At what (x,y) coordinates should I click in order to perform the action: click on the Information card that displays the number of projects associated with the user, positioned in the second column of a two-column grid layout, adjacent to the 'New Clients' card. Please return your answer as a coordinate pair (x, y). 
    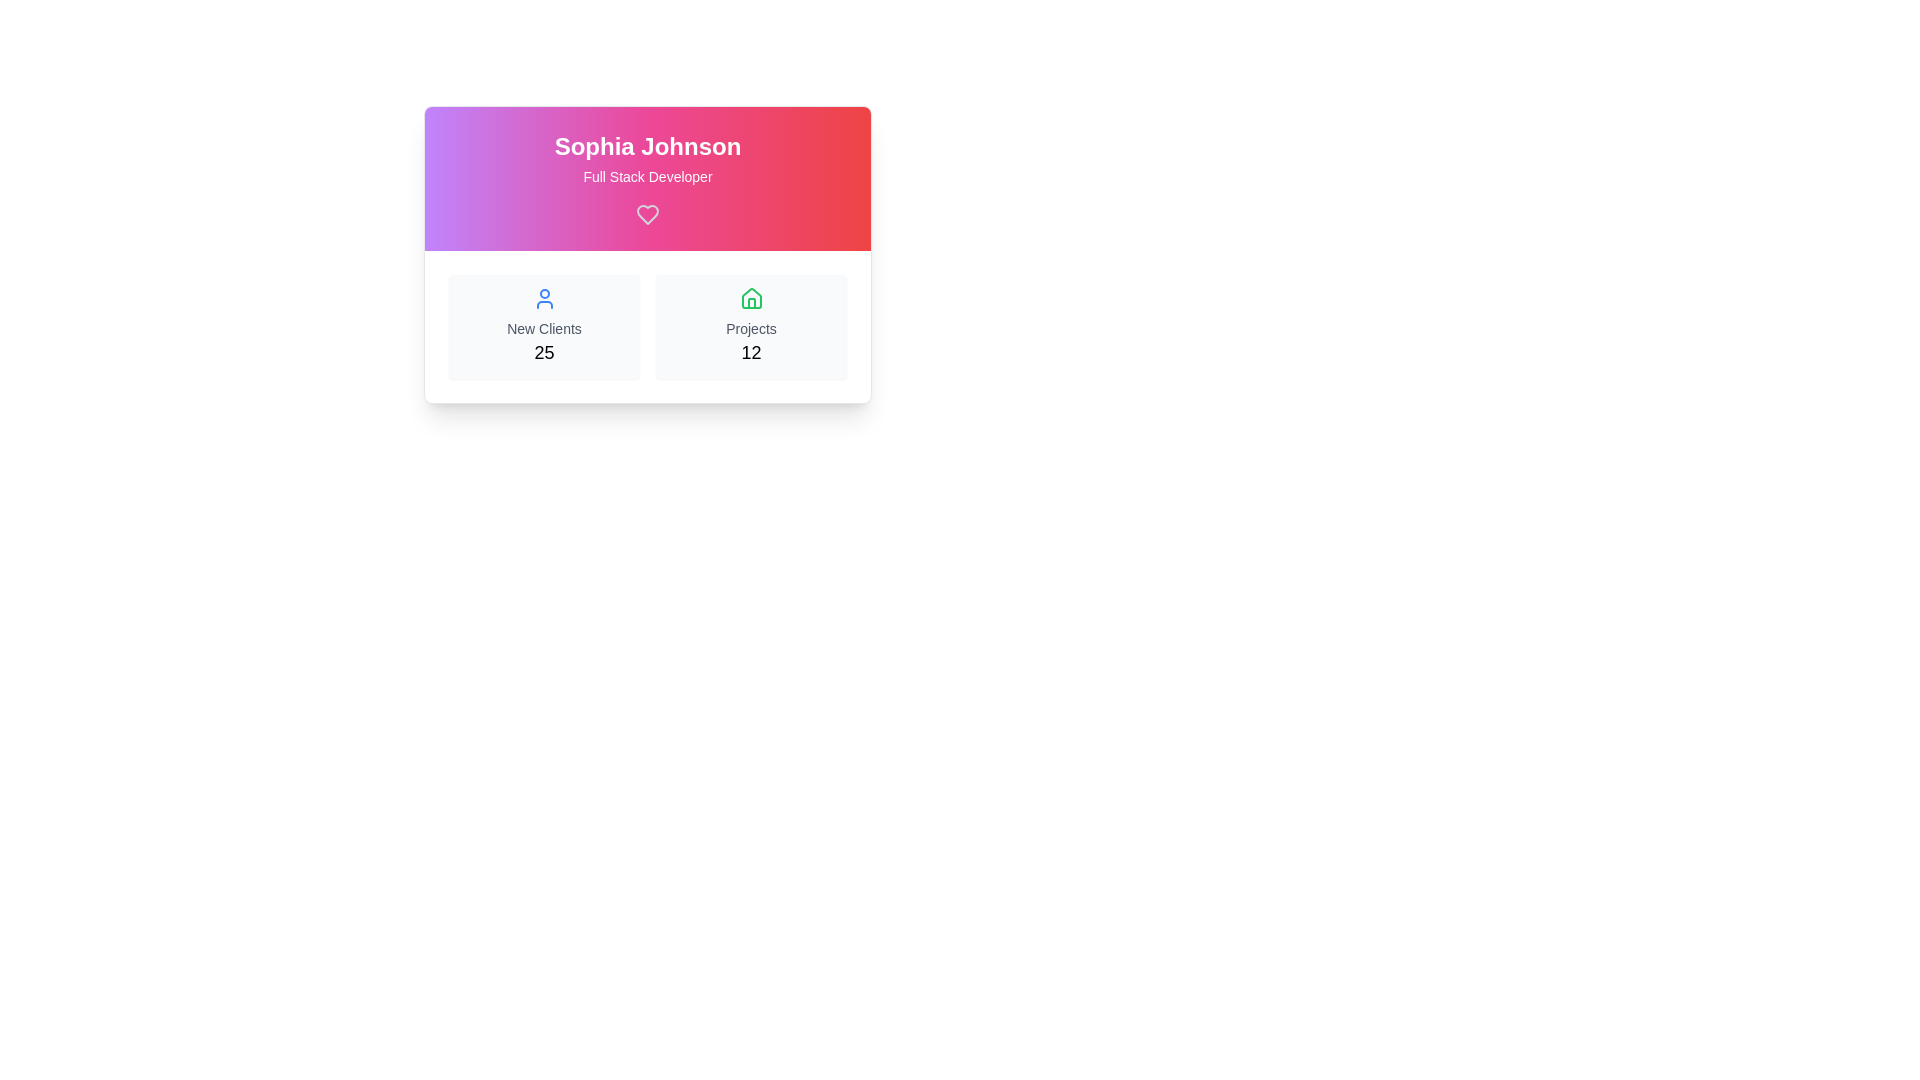
    Looking at the image, I should click on (750, 326).